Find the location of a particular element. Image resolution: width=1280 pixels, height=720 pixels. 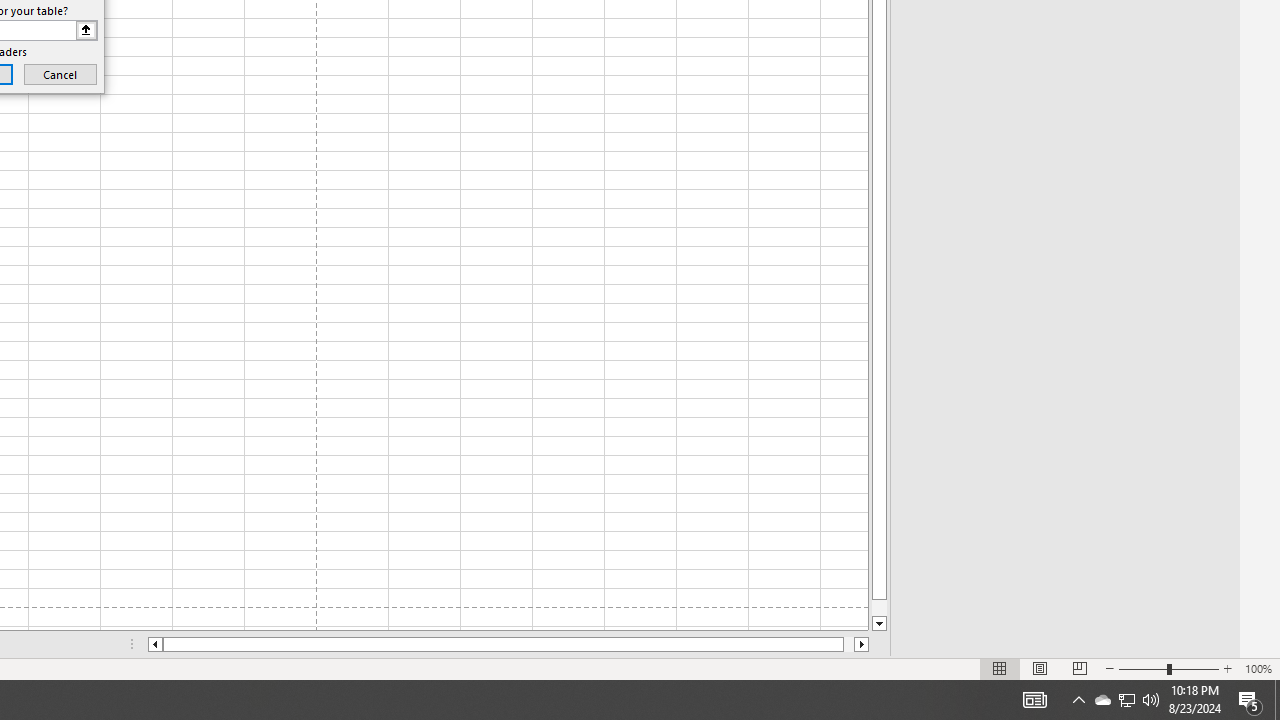

'Page Break Preview' is located at coordinates (1078, 669).